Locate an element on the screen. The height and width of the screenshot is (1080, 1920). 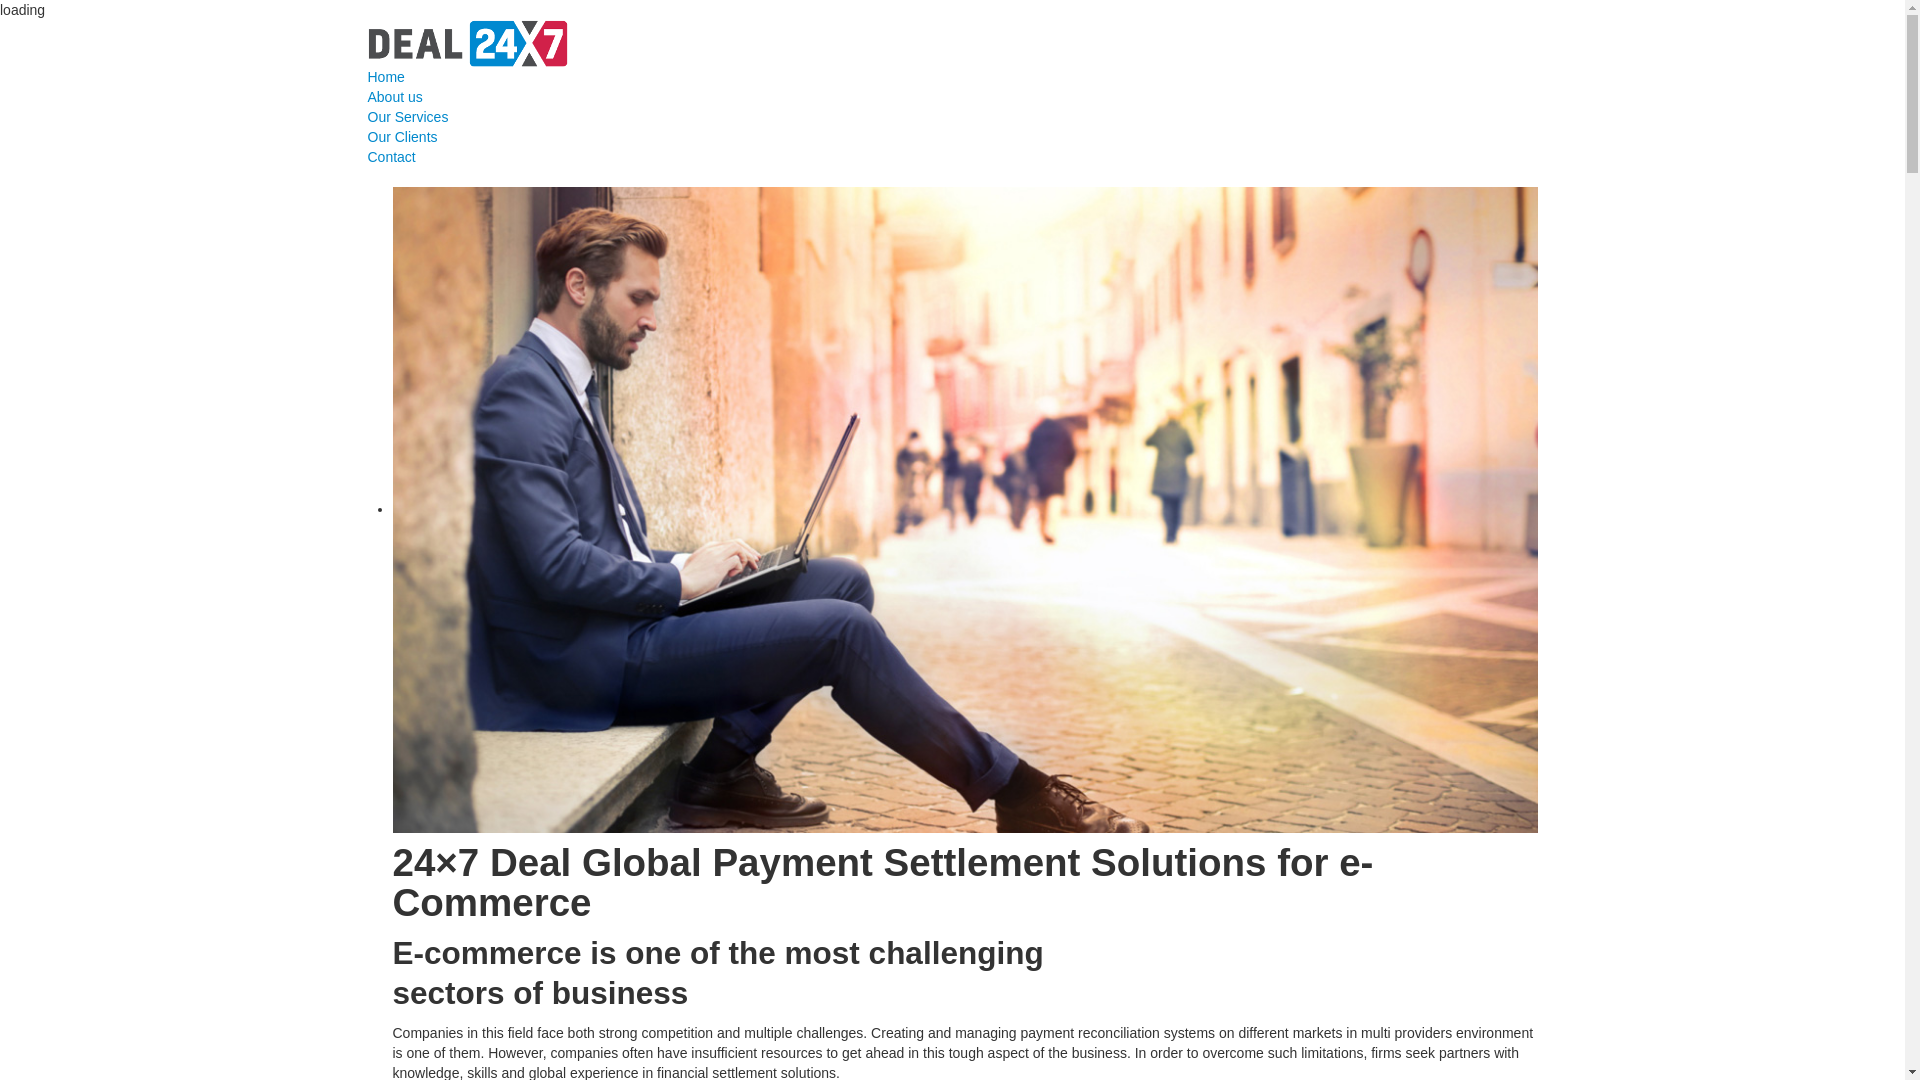
'About us' is located at coordinates (368, 96).